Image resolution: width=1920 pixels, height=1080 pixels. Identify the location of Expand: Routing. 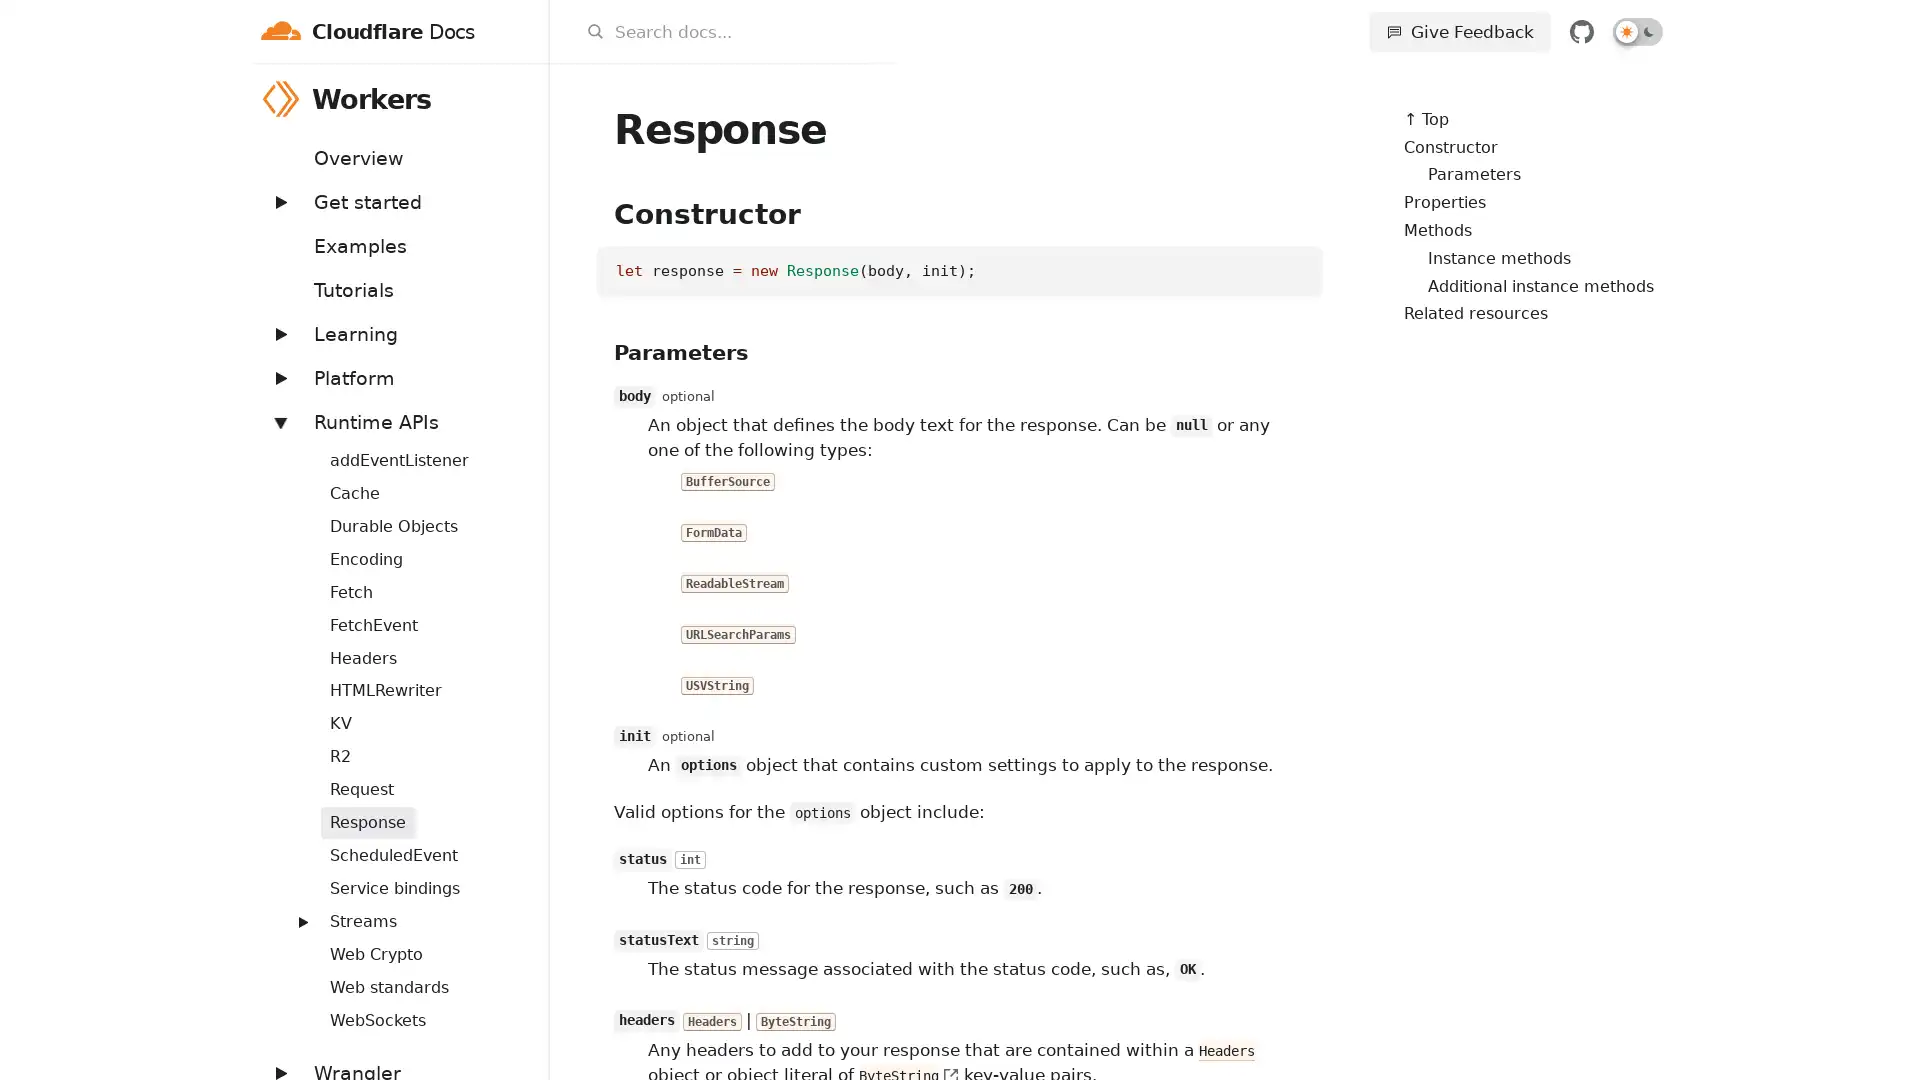
(291, 844).